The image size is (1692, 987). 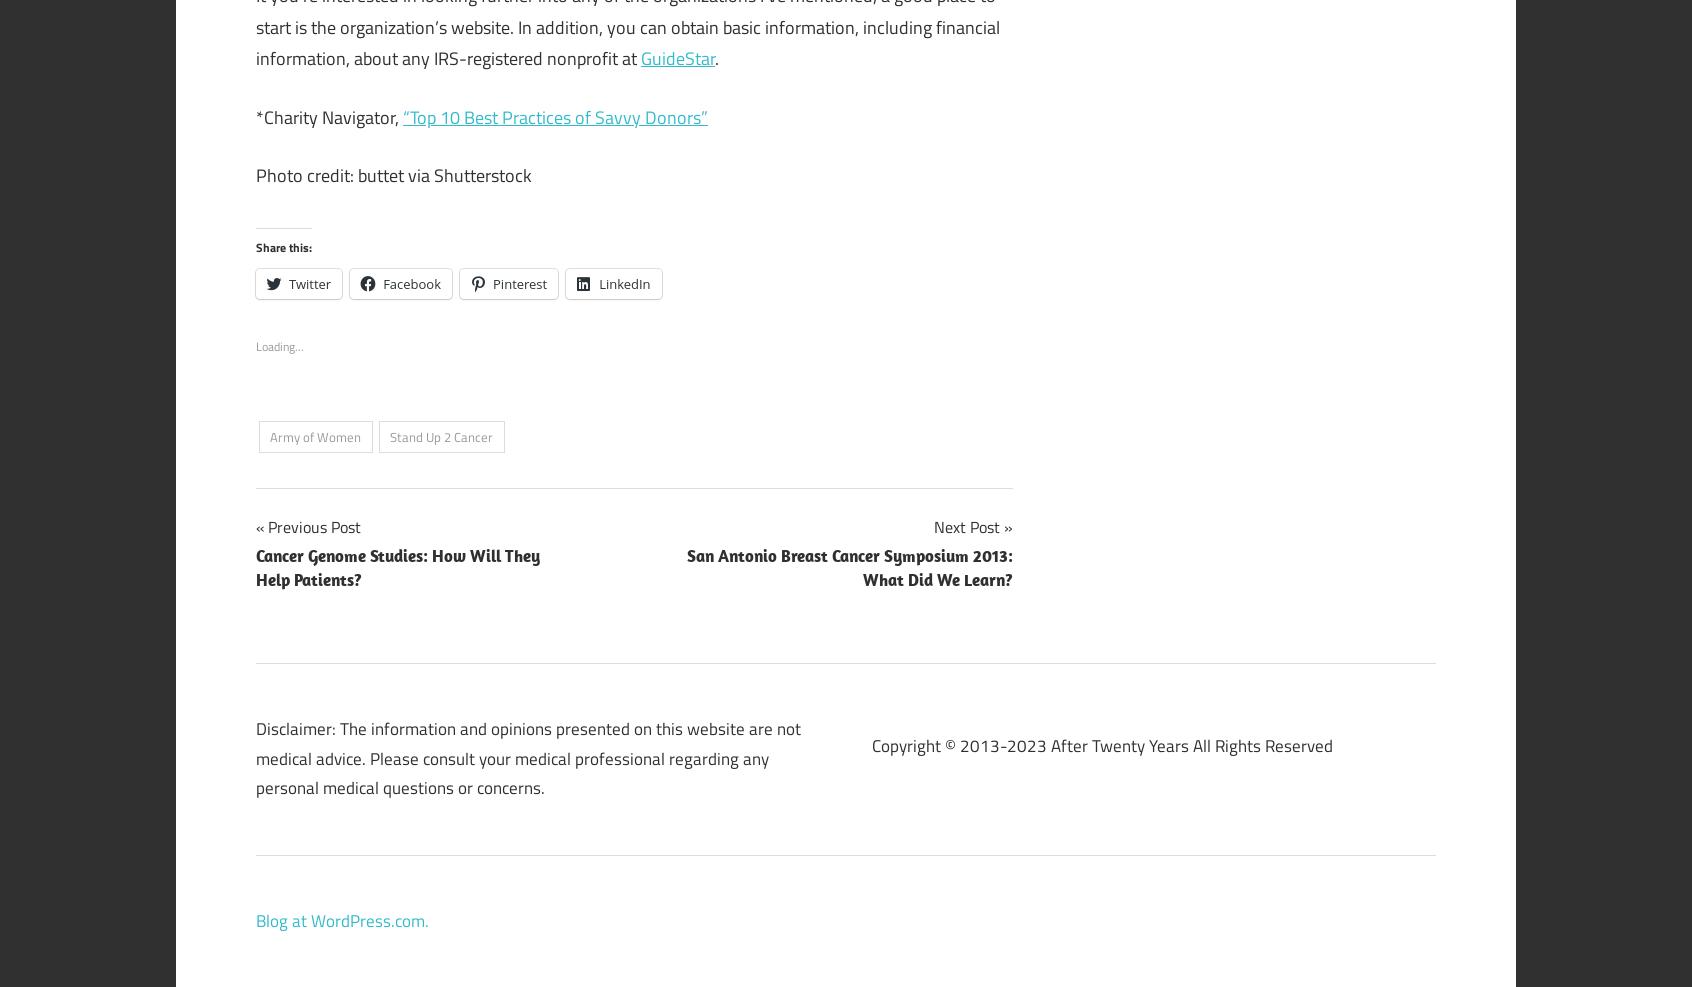 I want to click on 'Disclaimer: The information and opinions presented on this website are not medical advice. Please consult your medical professional regarding any personal medical questions or concerns.', so click(x=528, y=757).